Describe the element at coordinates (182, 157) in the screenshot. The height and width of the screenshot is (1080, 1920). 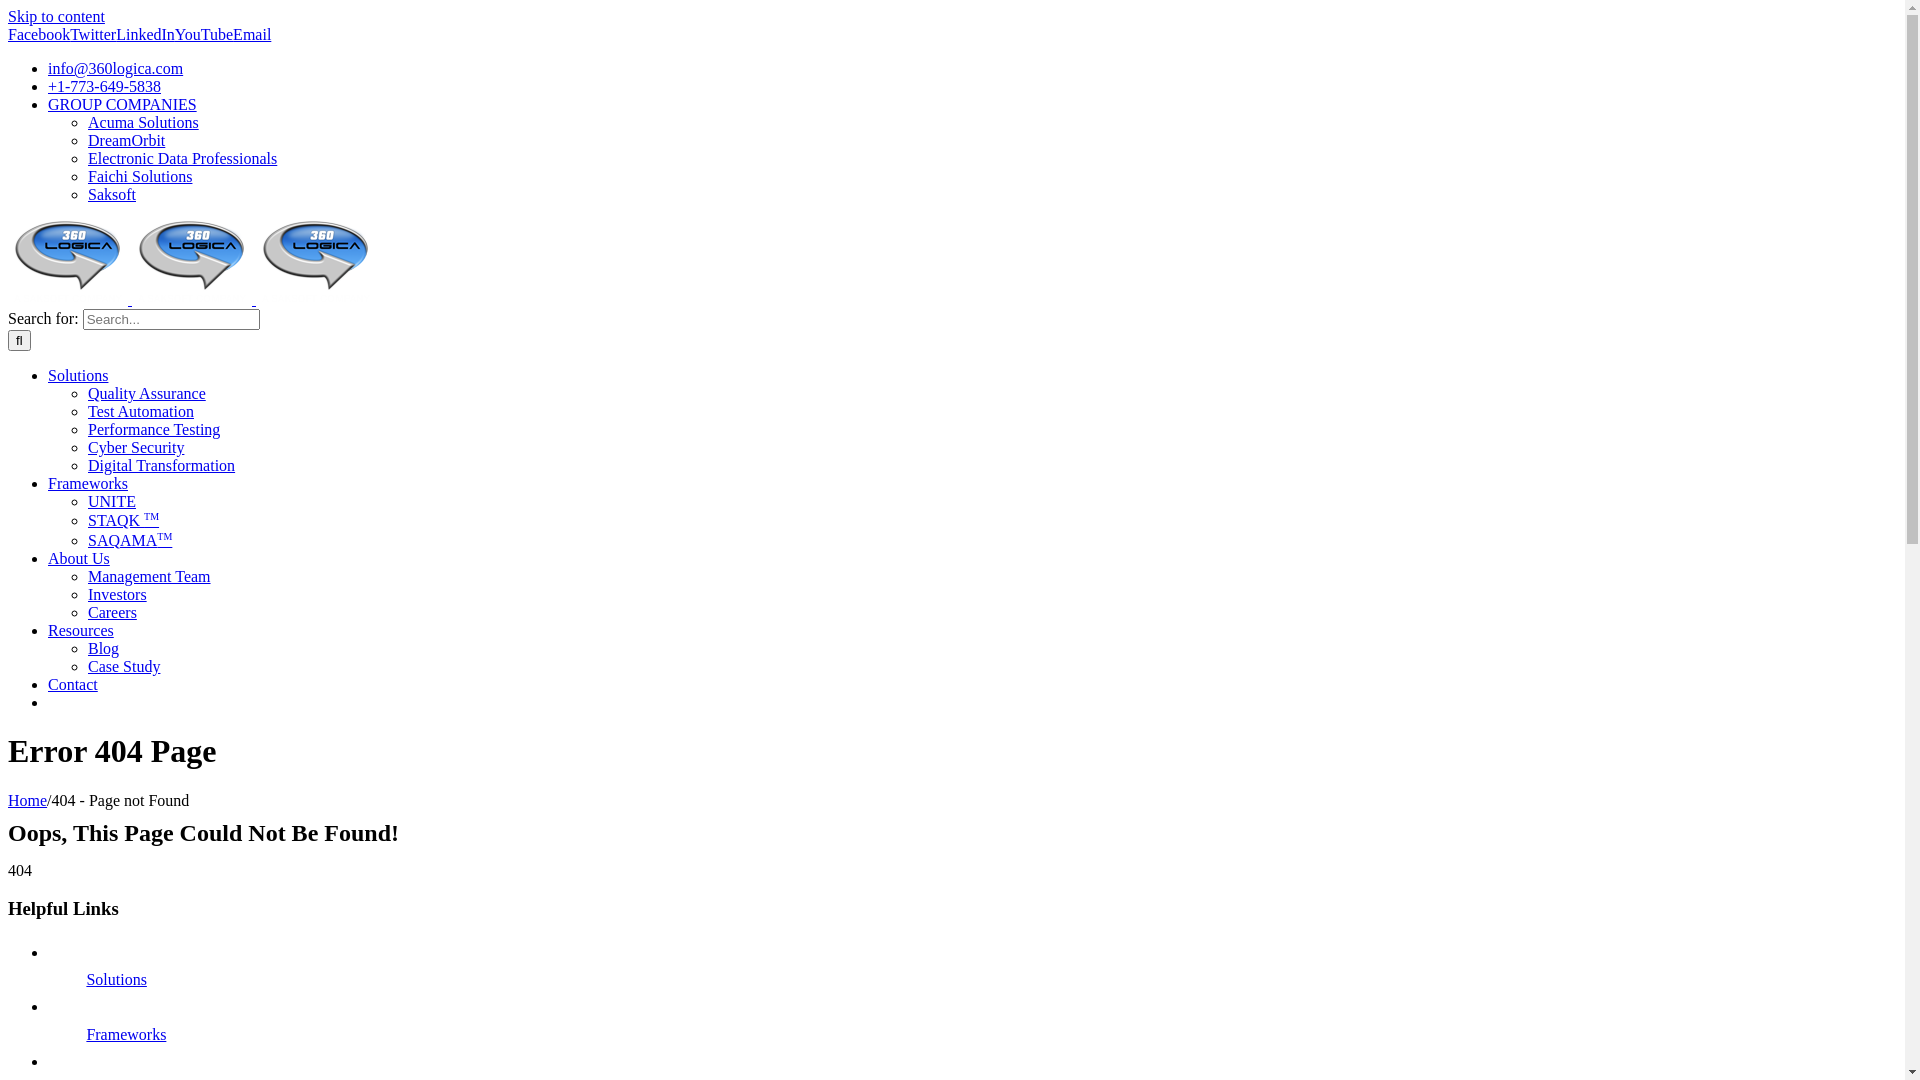
I see `'Electronic Data Professionals'` at that location.